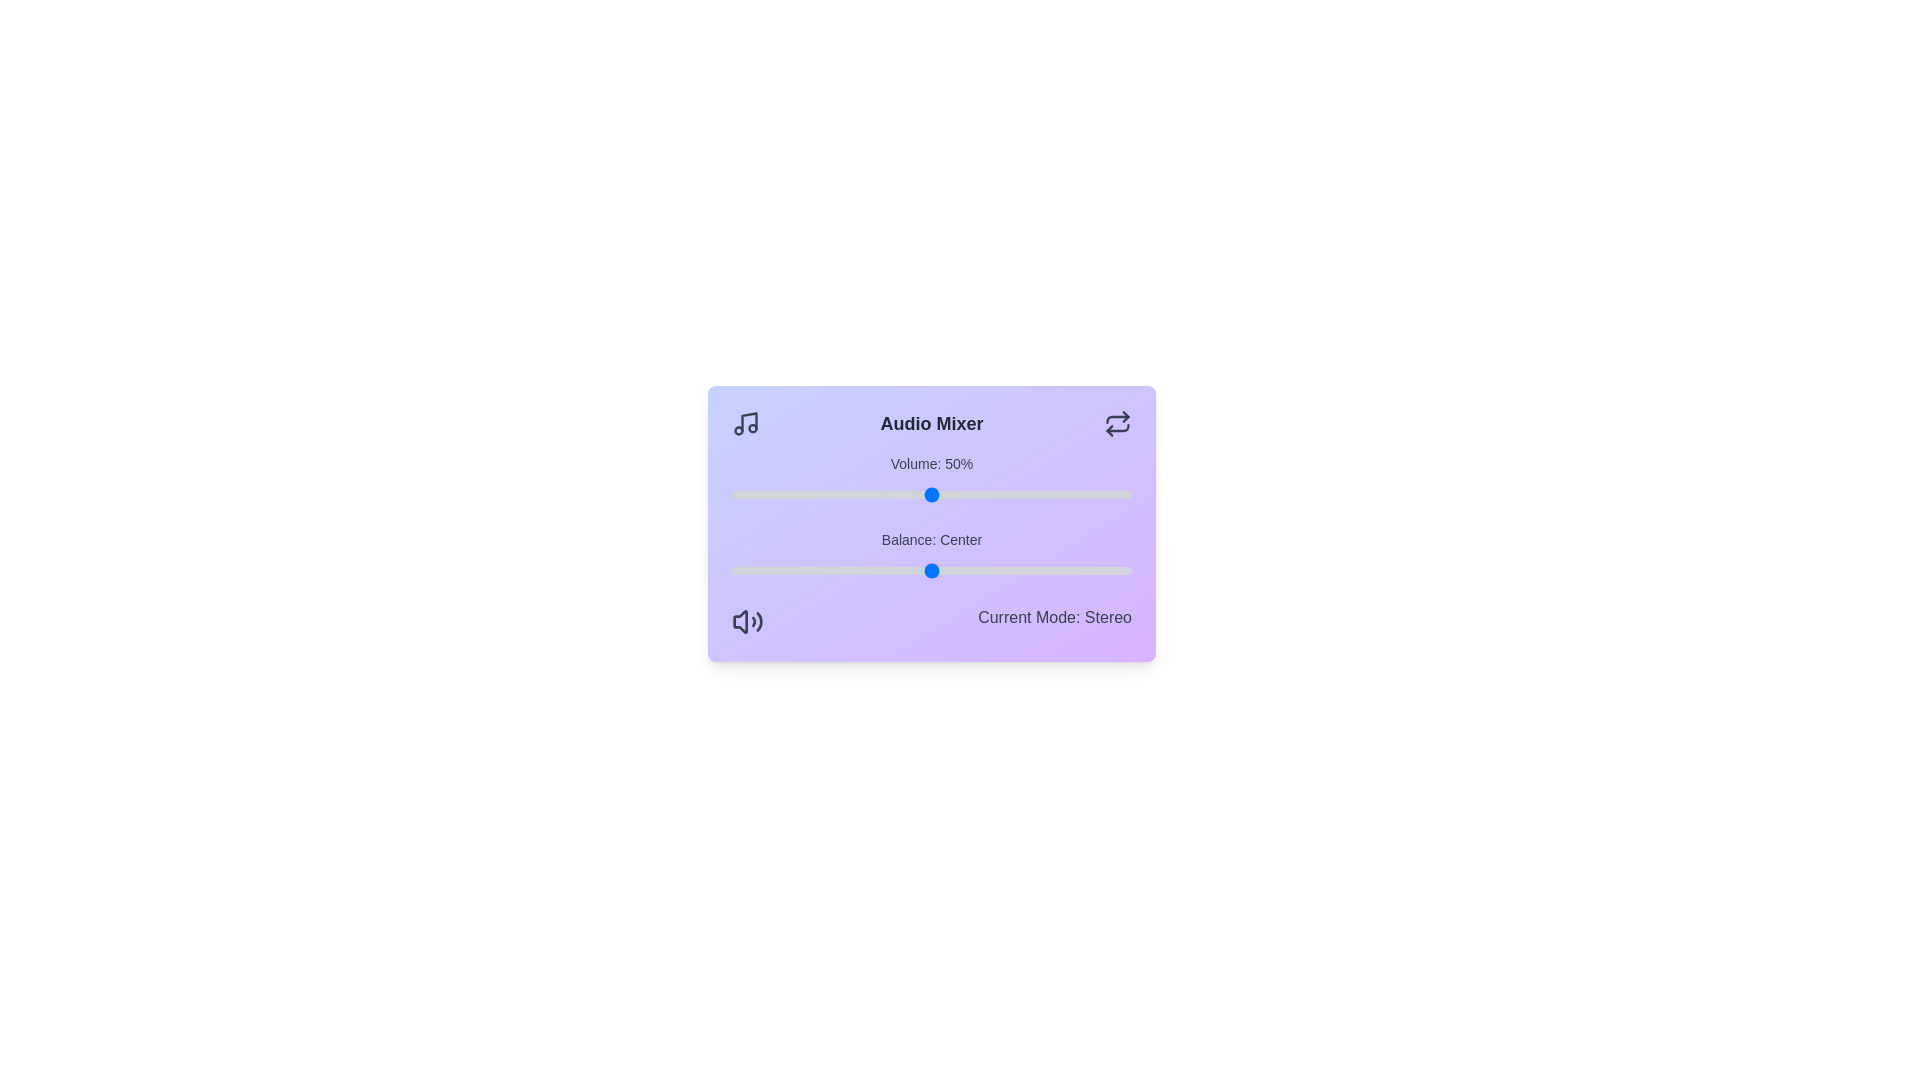 This screenshot has height=1080, width=1920. I want to click on the volume to 57%, so click(960, 494).